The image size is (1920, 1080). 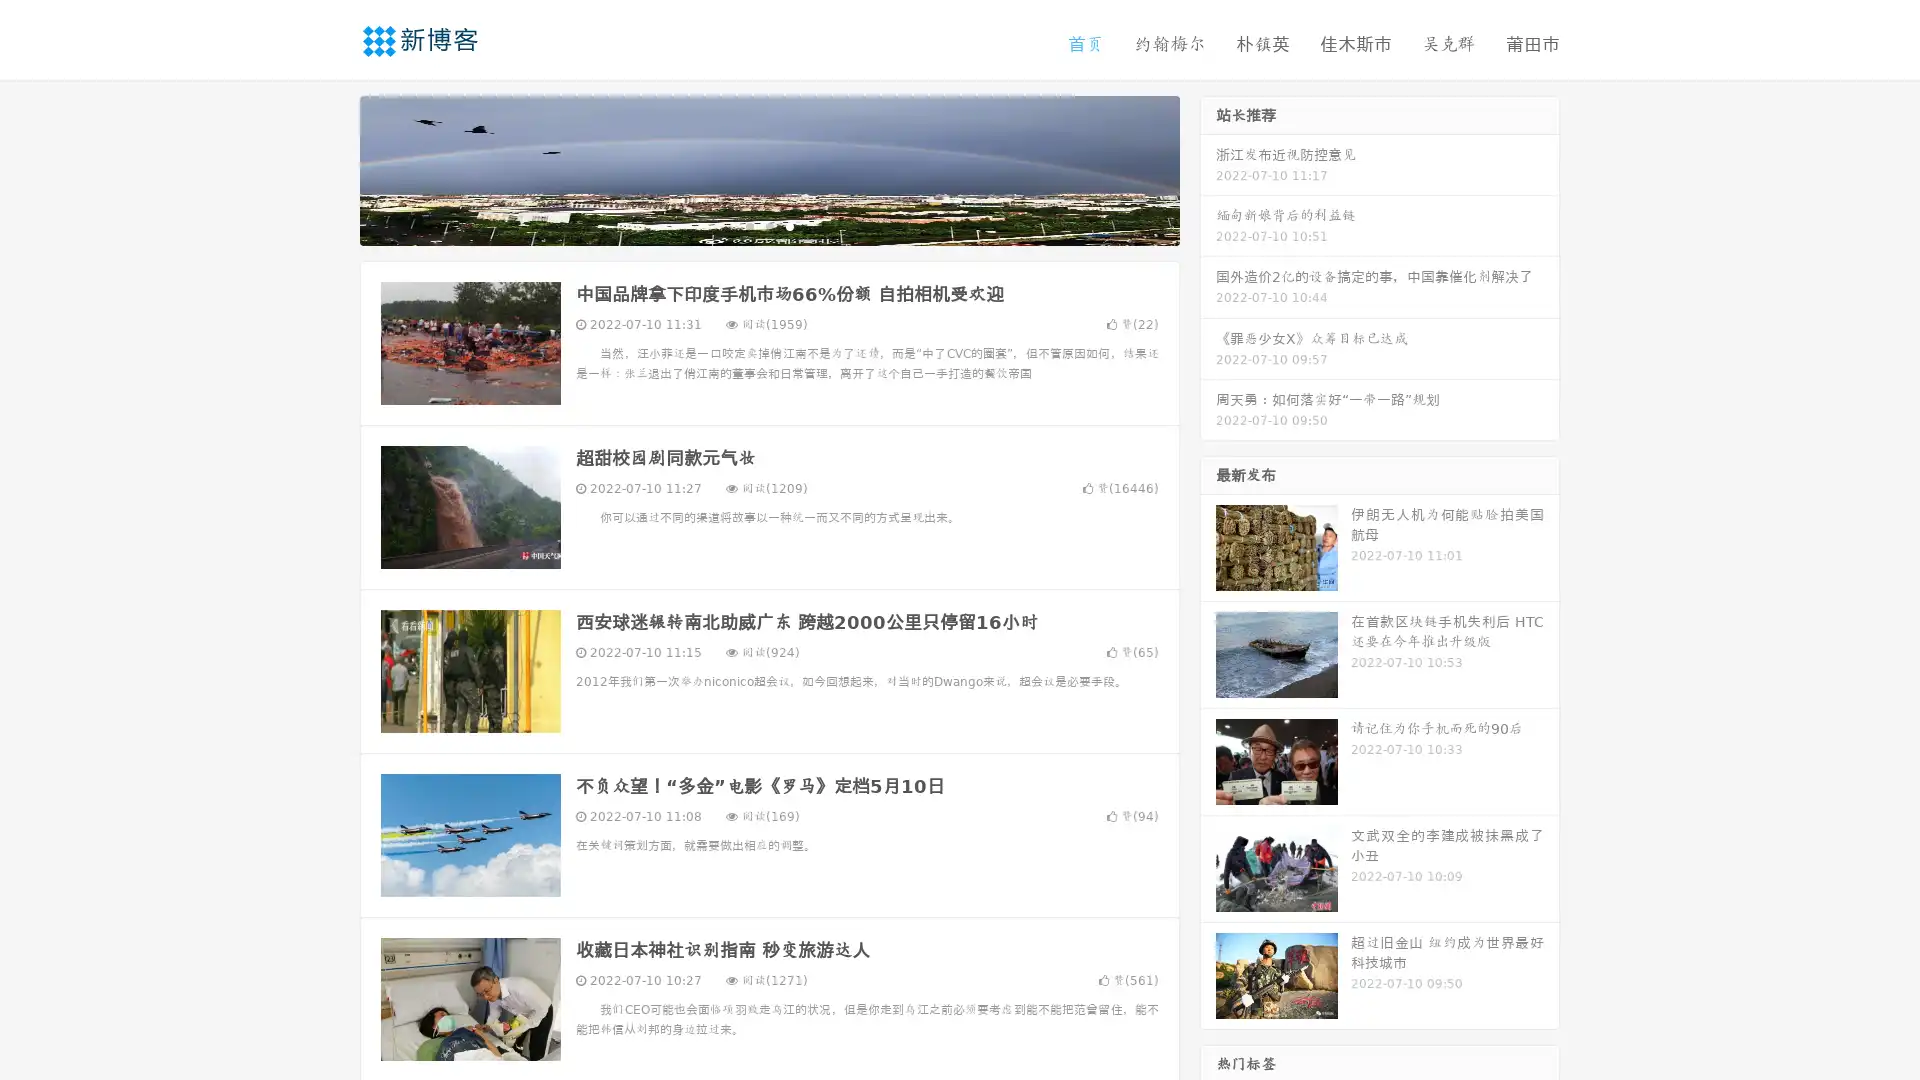 What do you see at coordinates (330, 168) in the screenshot?
I see `Previous slide` at bounding box center [330, 168].